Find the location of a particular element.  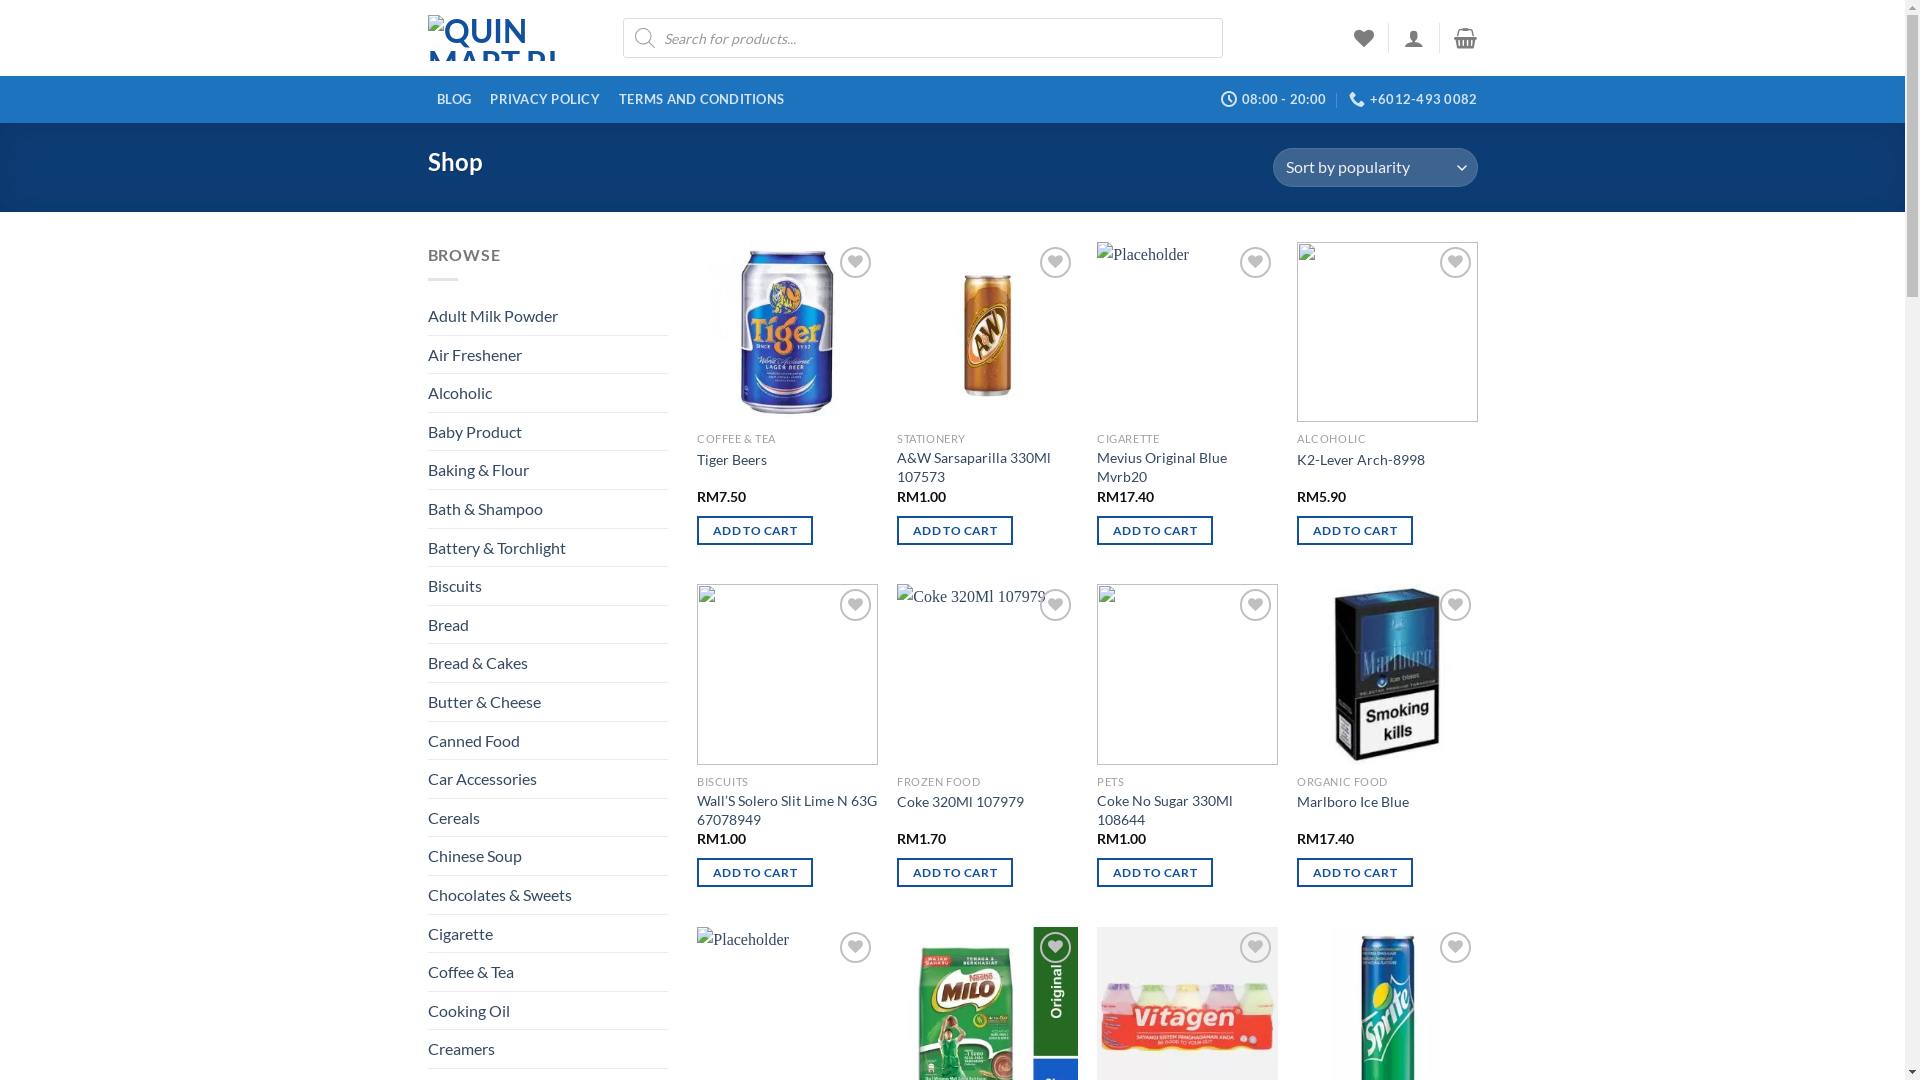

'Chocolates & Sweets' is located at coordinates (547, 893).